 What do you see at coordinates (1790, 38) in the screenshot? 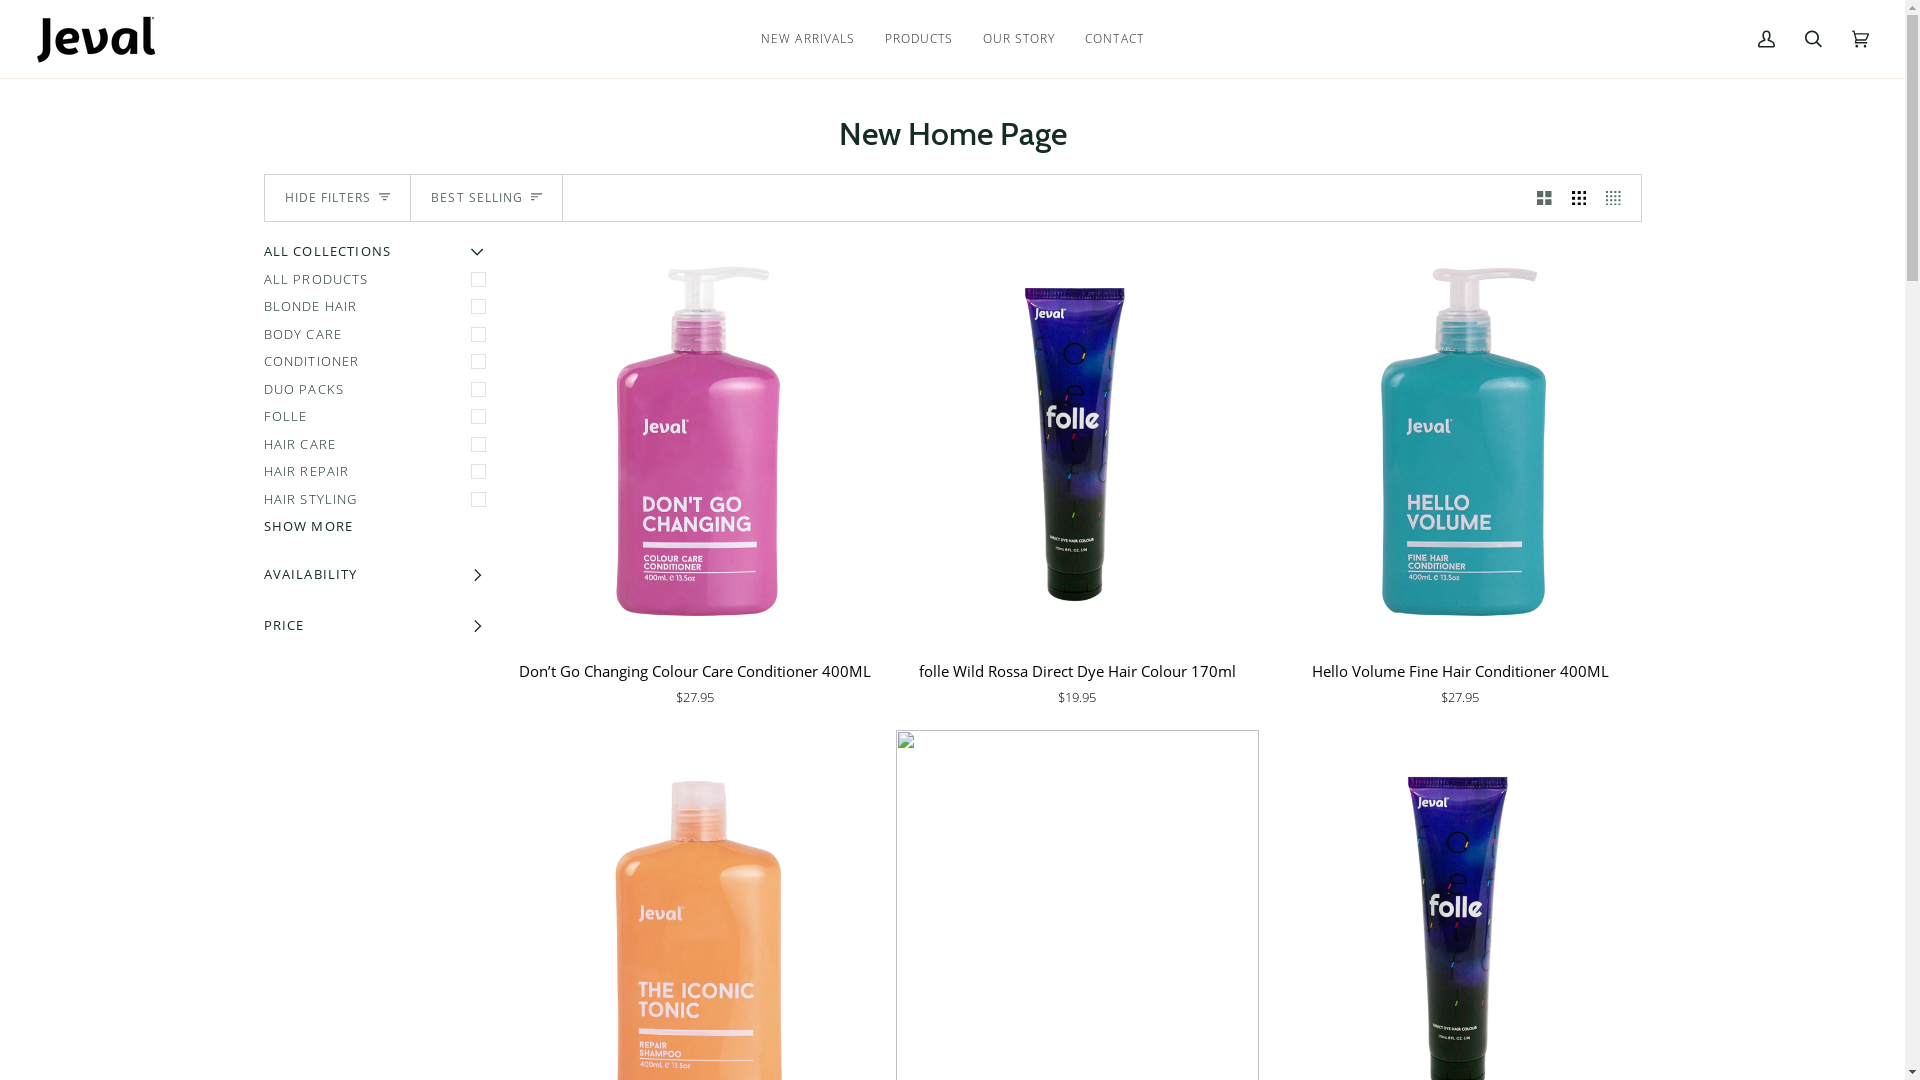
I see `'Search'` at bounding box center [1790, 38].